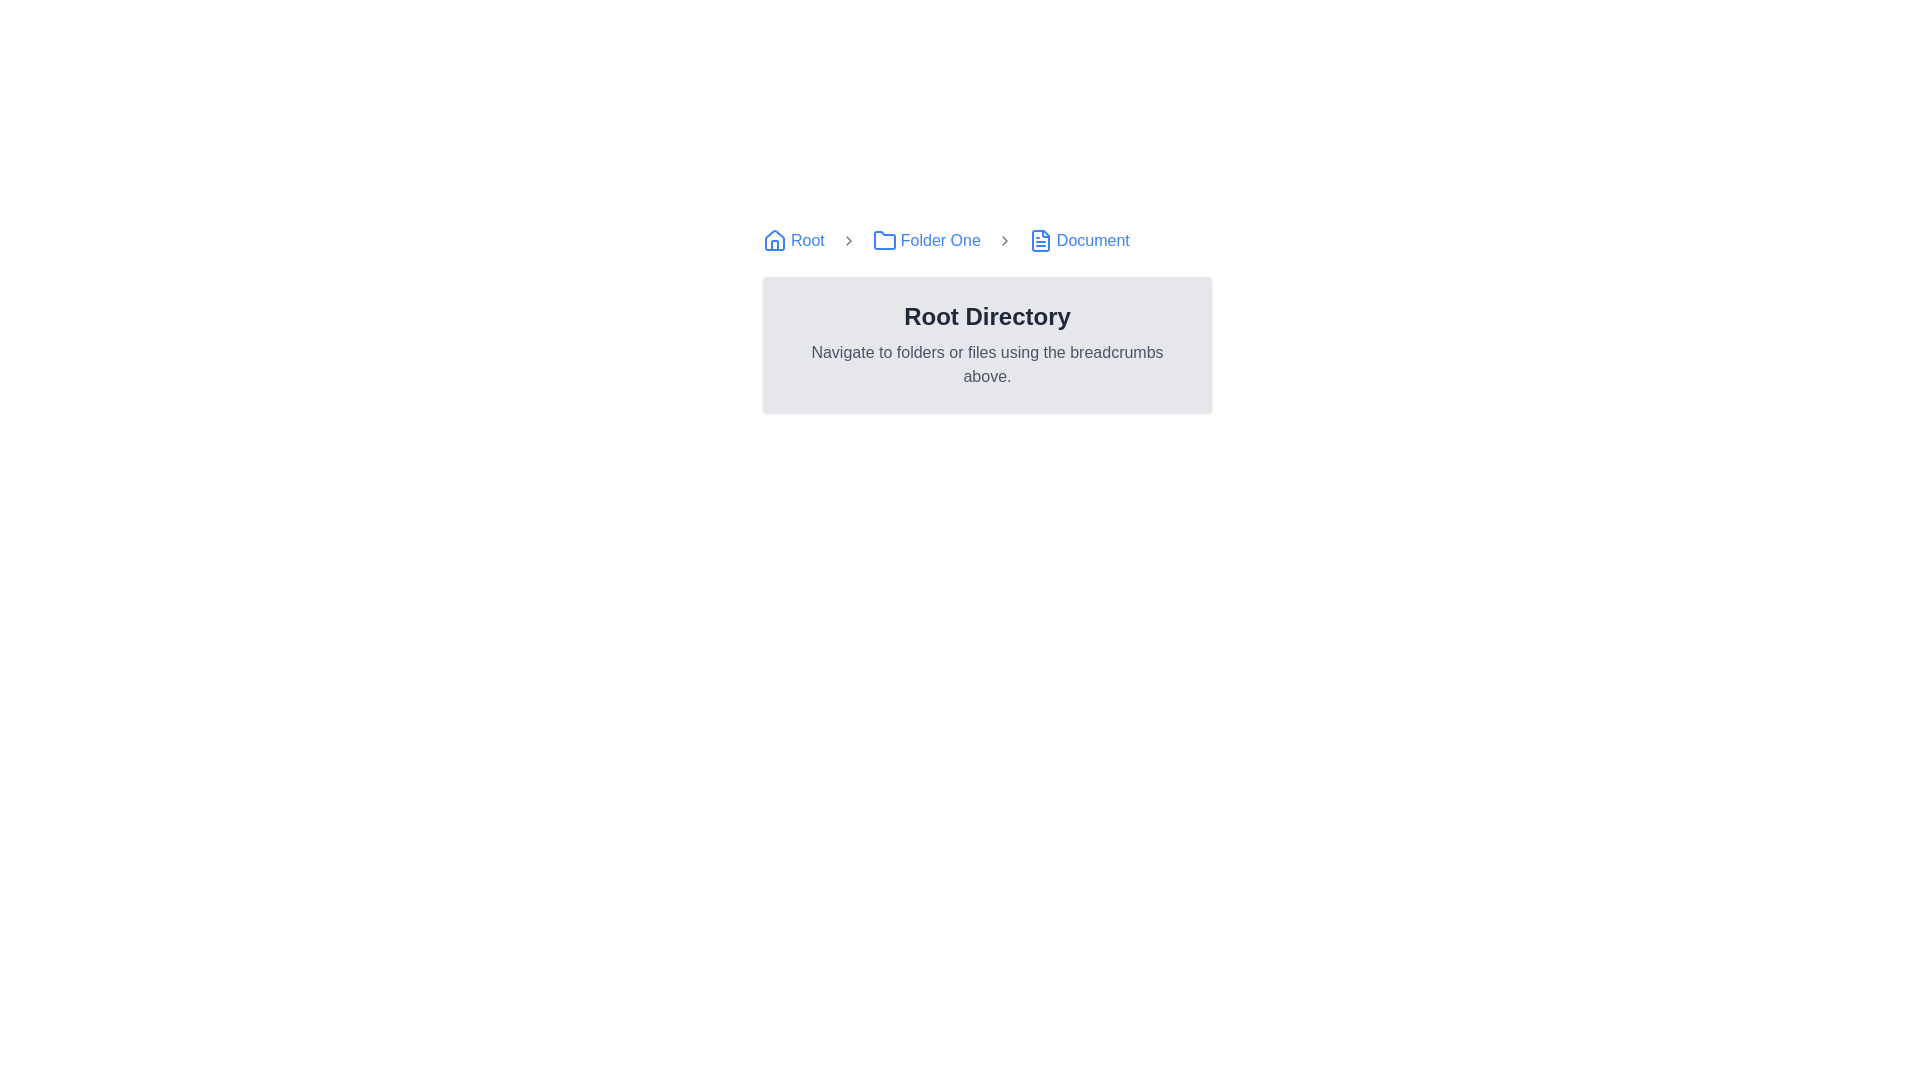  Describe the element at coordinates (792, 239) in the screenshot. I see `the Breadcrumb nav item located at the leftmost position of the breadcrumb navigation bar to visually highlight the link` at that location.